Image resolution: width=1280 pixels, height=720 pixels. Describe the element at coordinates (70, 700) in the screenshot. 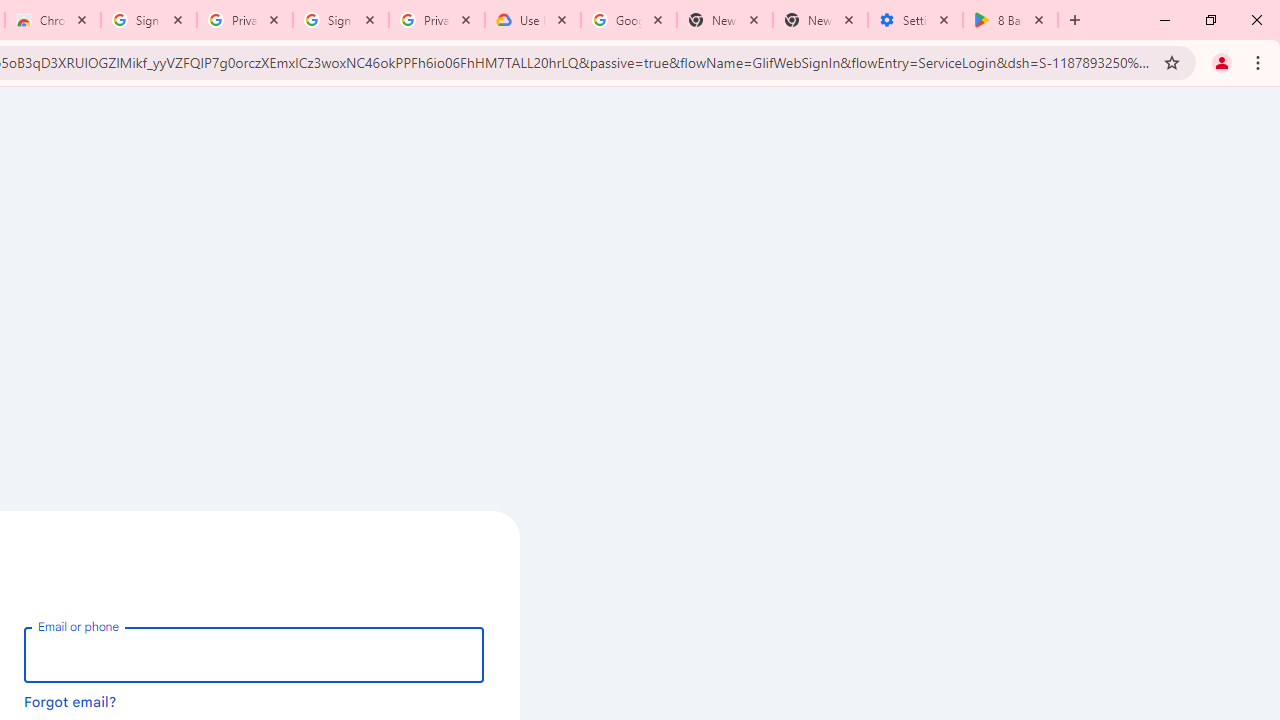

I see `'Forgot email?'` at that location.